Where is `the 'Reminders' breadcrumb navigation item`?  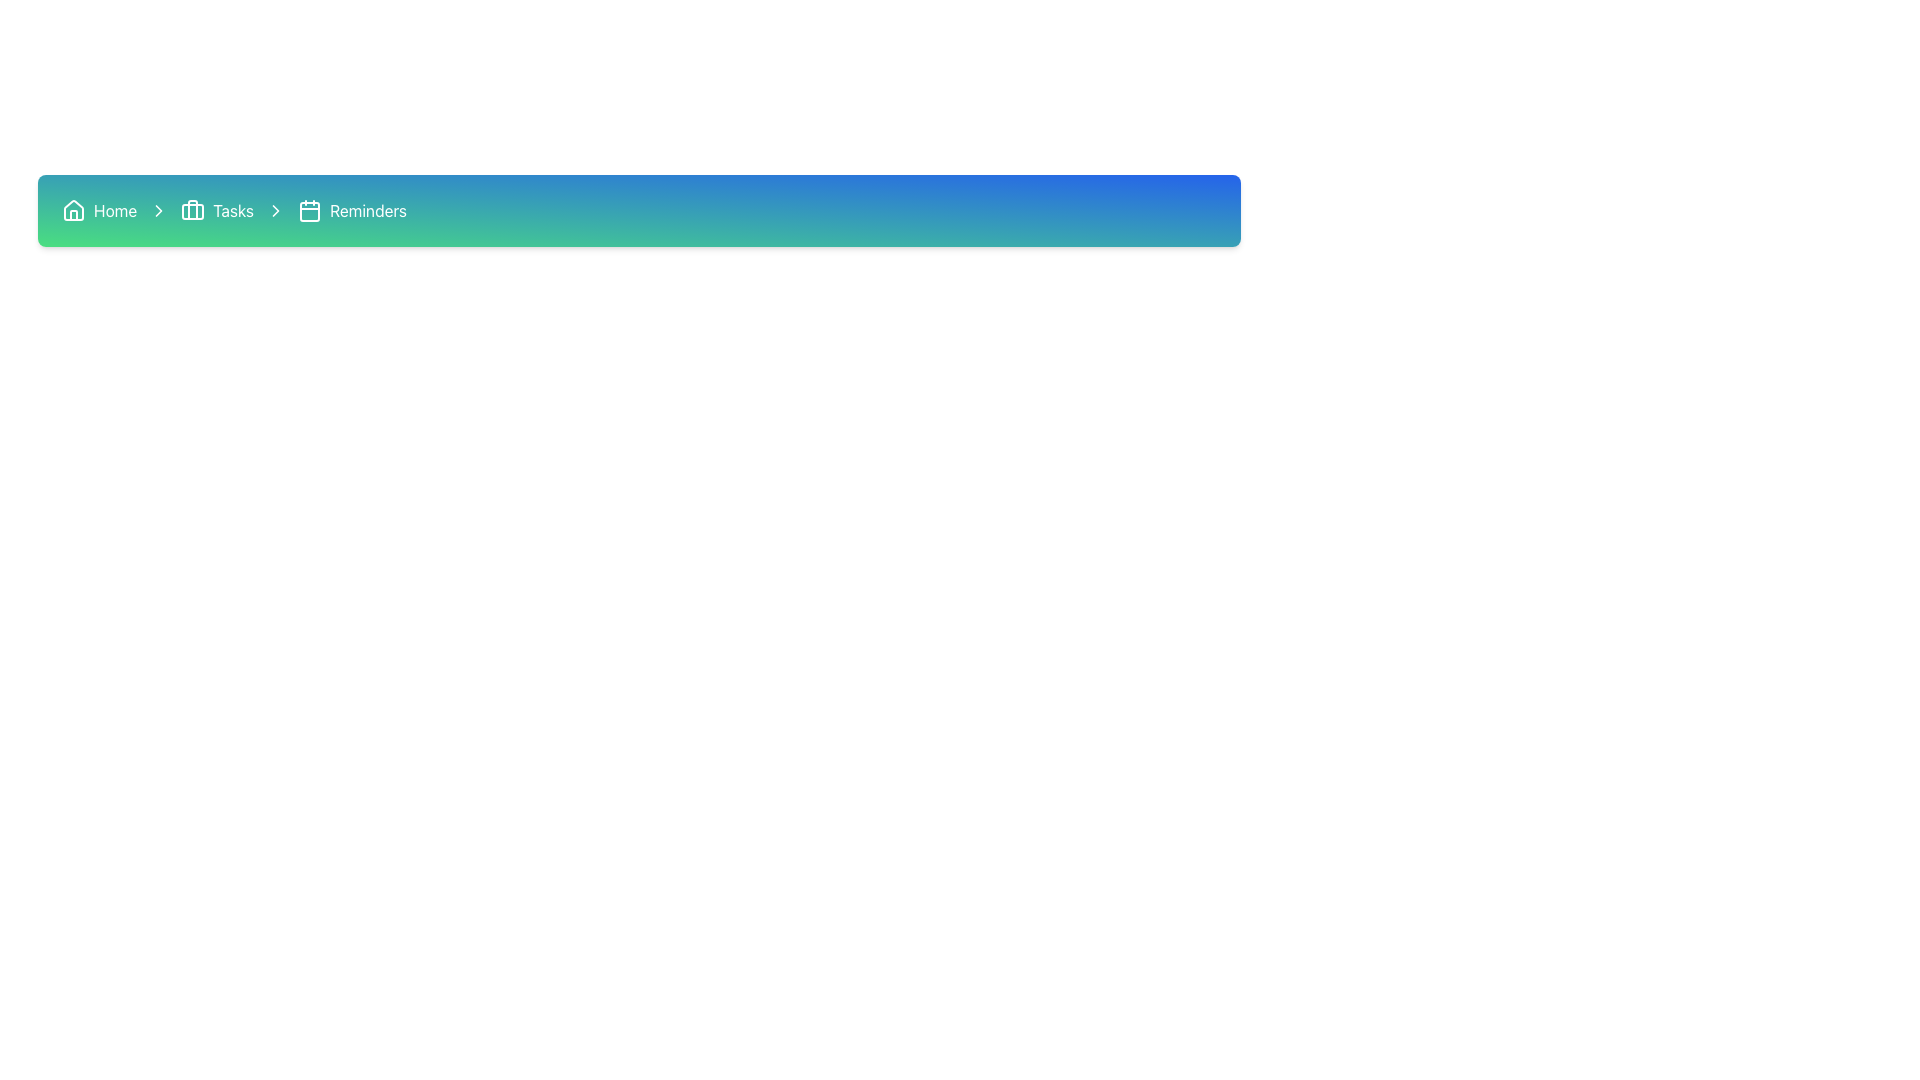 the 'Reminders' breadcrumb navigation item is located at coordinates (352, 211).